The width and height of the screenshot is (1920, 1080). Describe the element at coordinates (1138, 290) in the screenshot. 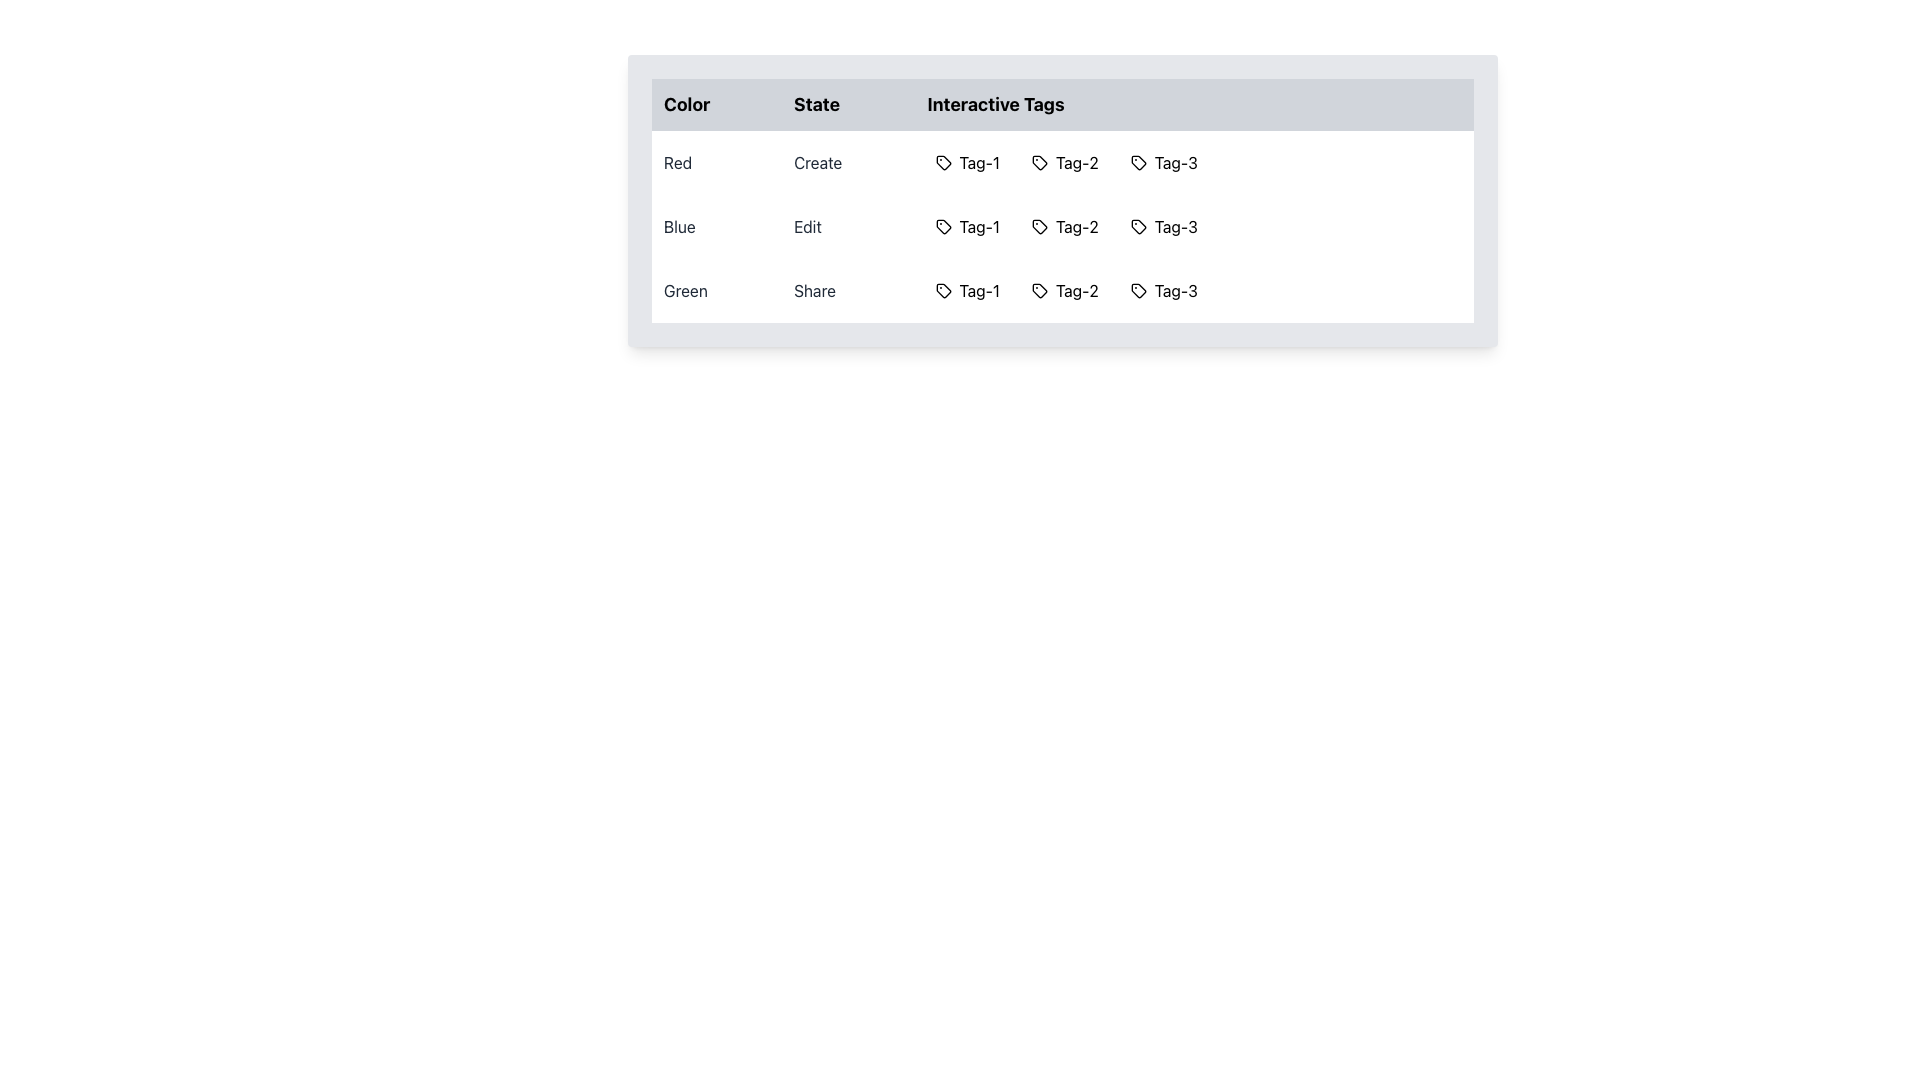

I see `the interactive icon associated with the 'Tag-3' label in the 'Interactive Tags' column of the 'Share' row` at that location.